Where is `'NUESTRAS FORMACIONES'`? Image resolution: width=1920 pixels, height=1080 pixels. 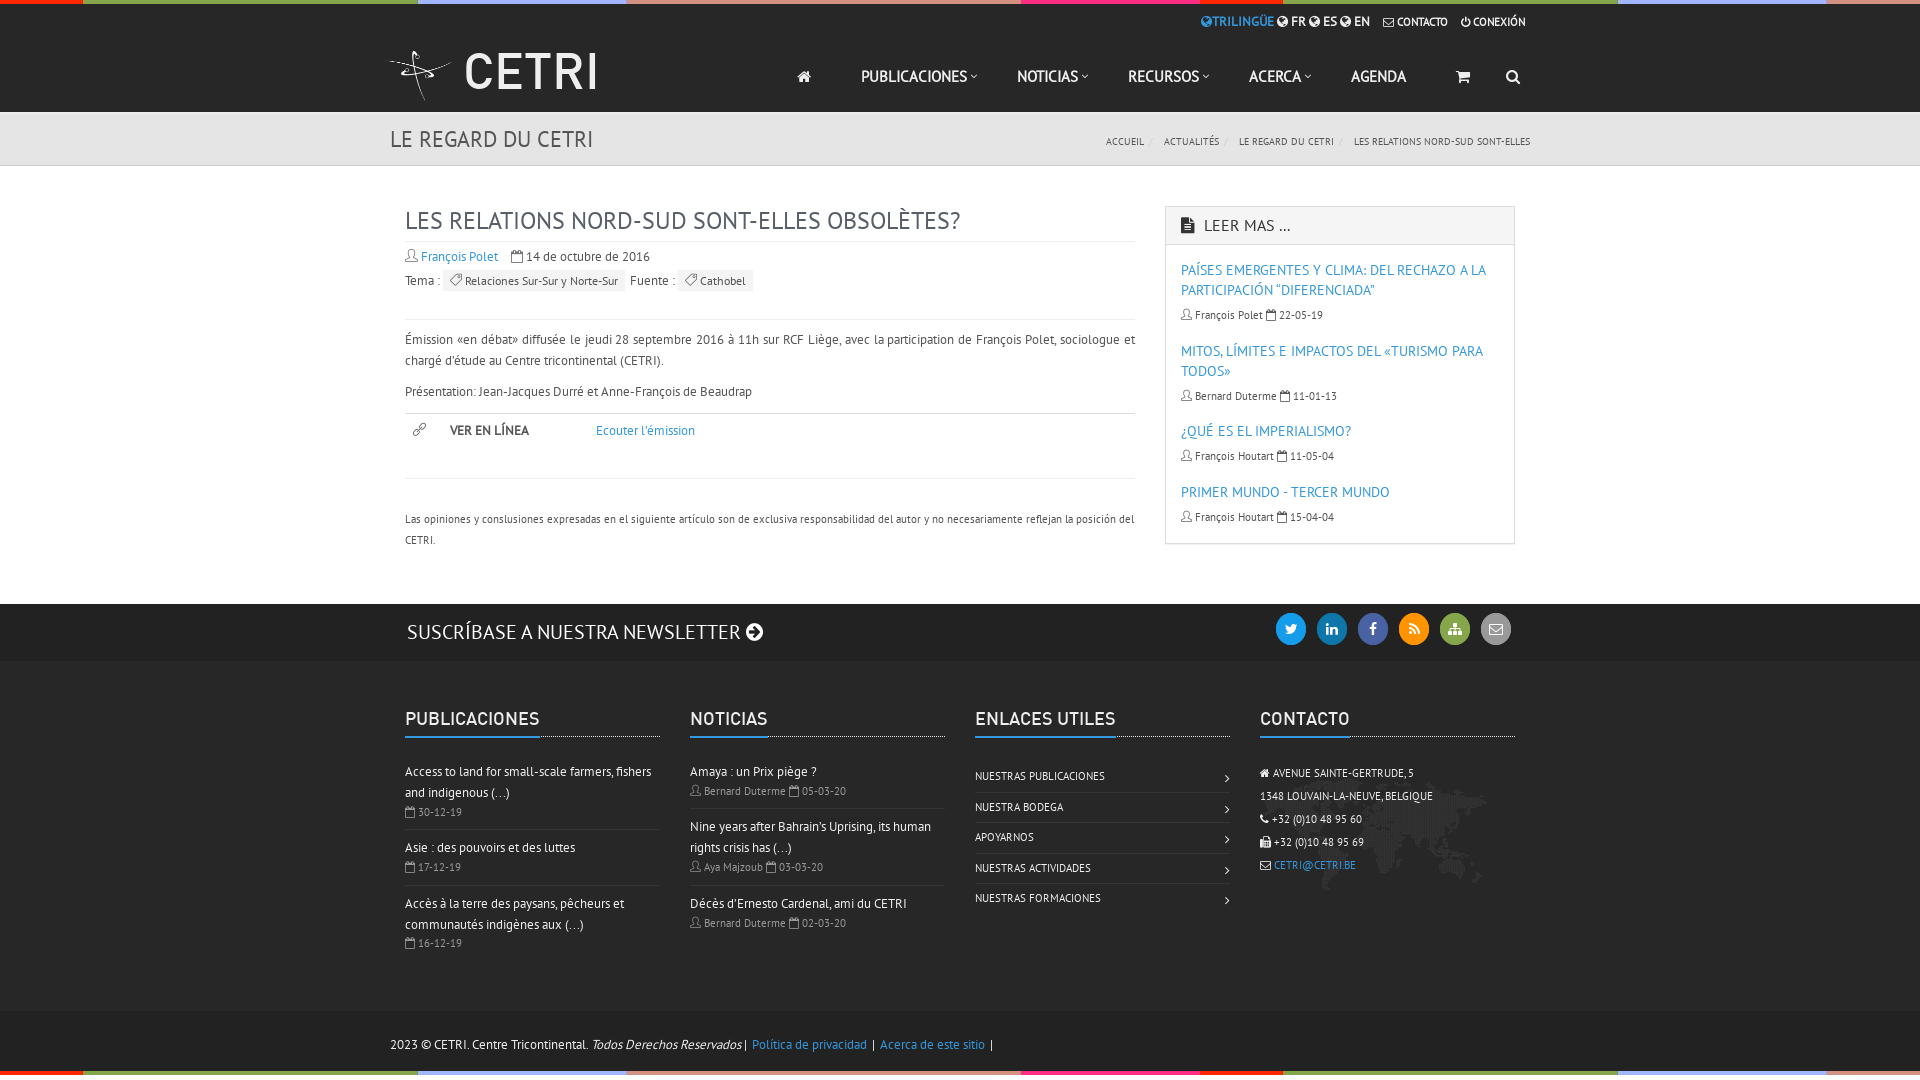 'NUESTRAS FORMACIONES' is located at coordinates (1037, 897).